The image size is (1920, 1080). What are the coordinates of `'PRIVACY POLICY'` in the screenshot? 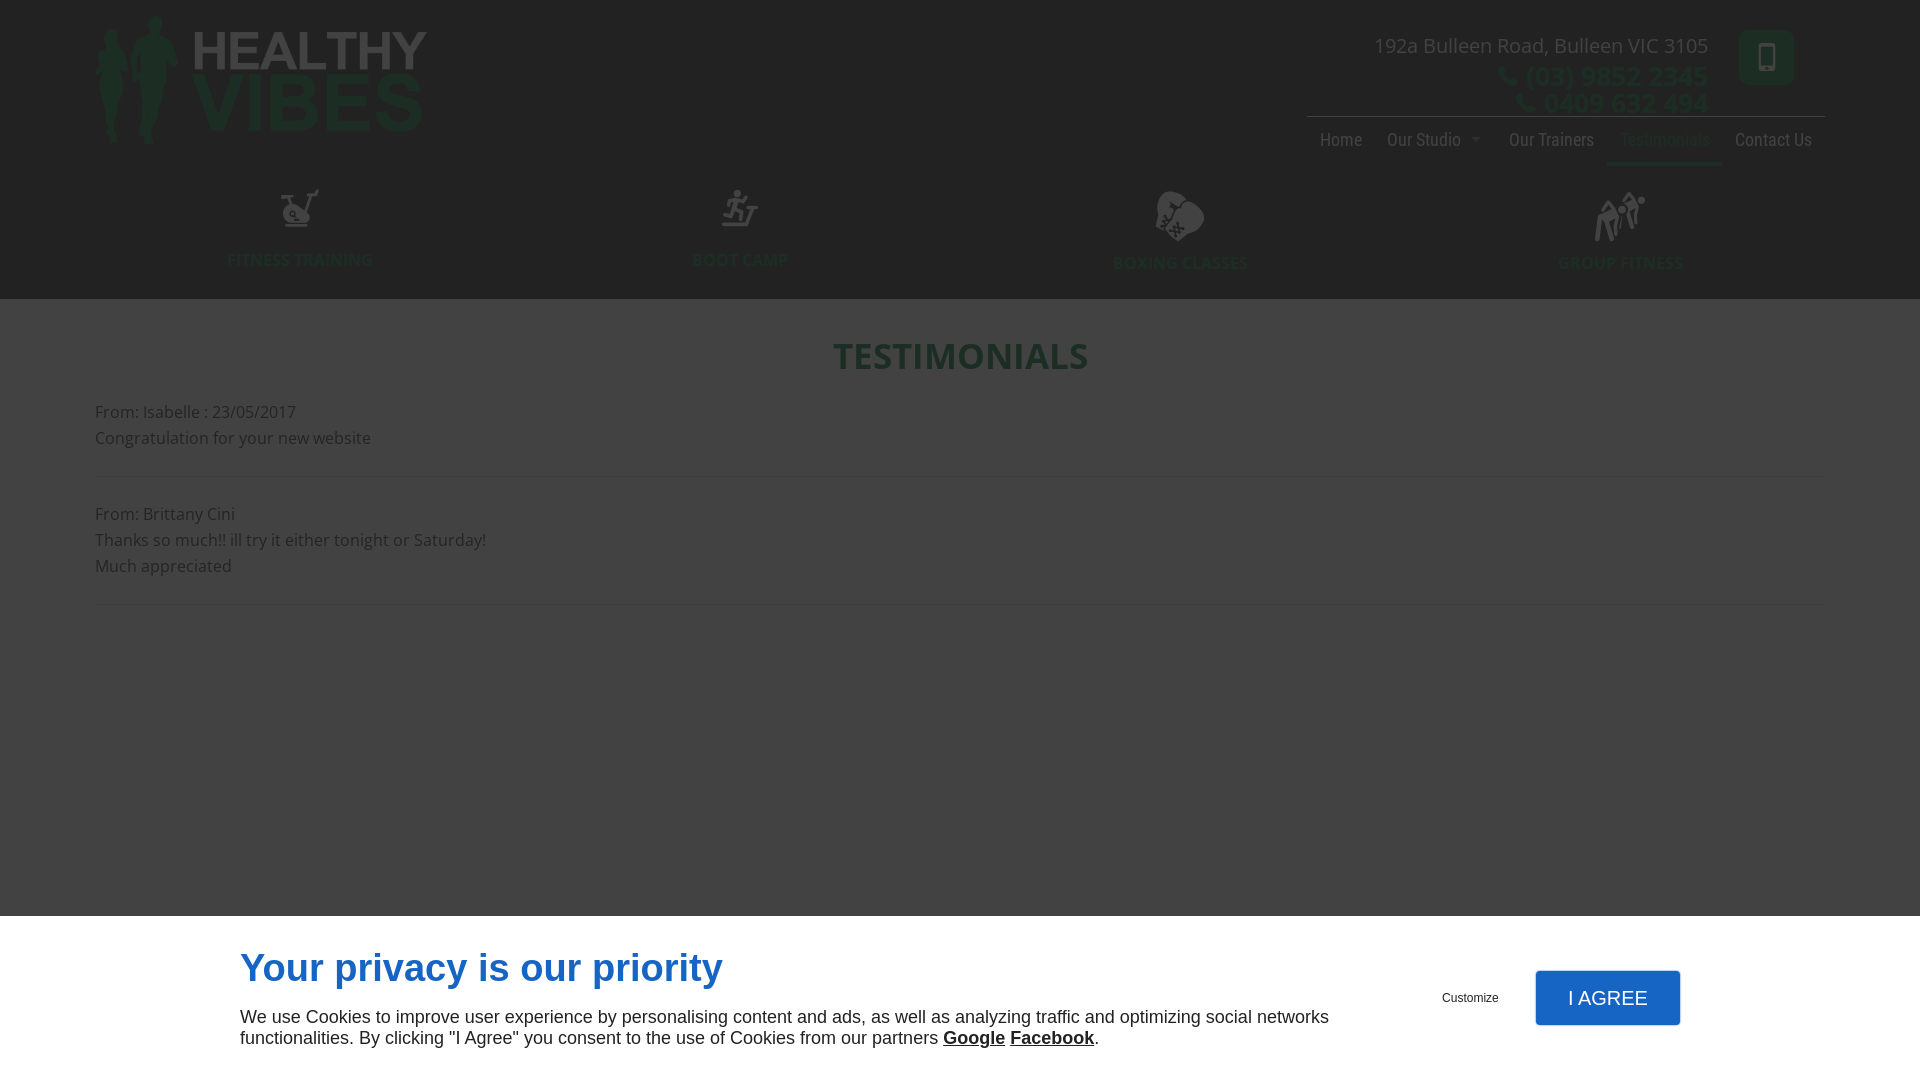 It's located at (1712, 1038).